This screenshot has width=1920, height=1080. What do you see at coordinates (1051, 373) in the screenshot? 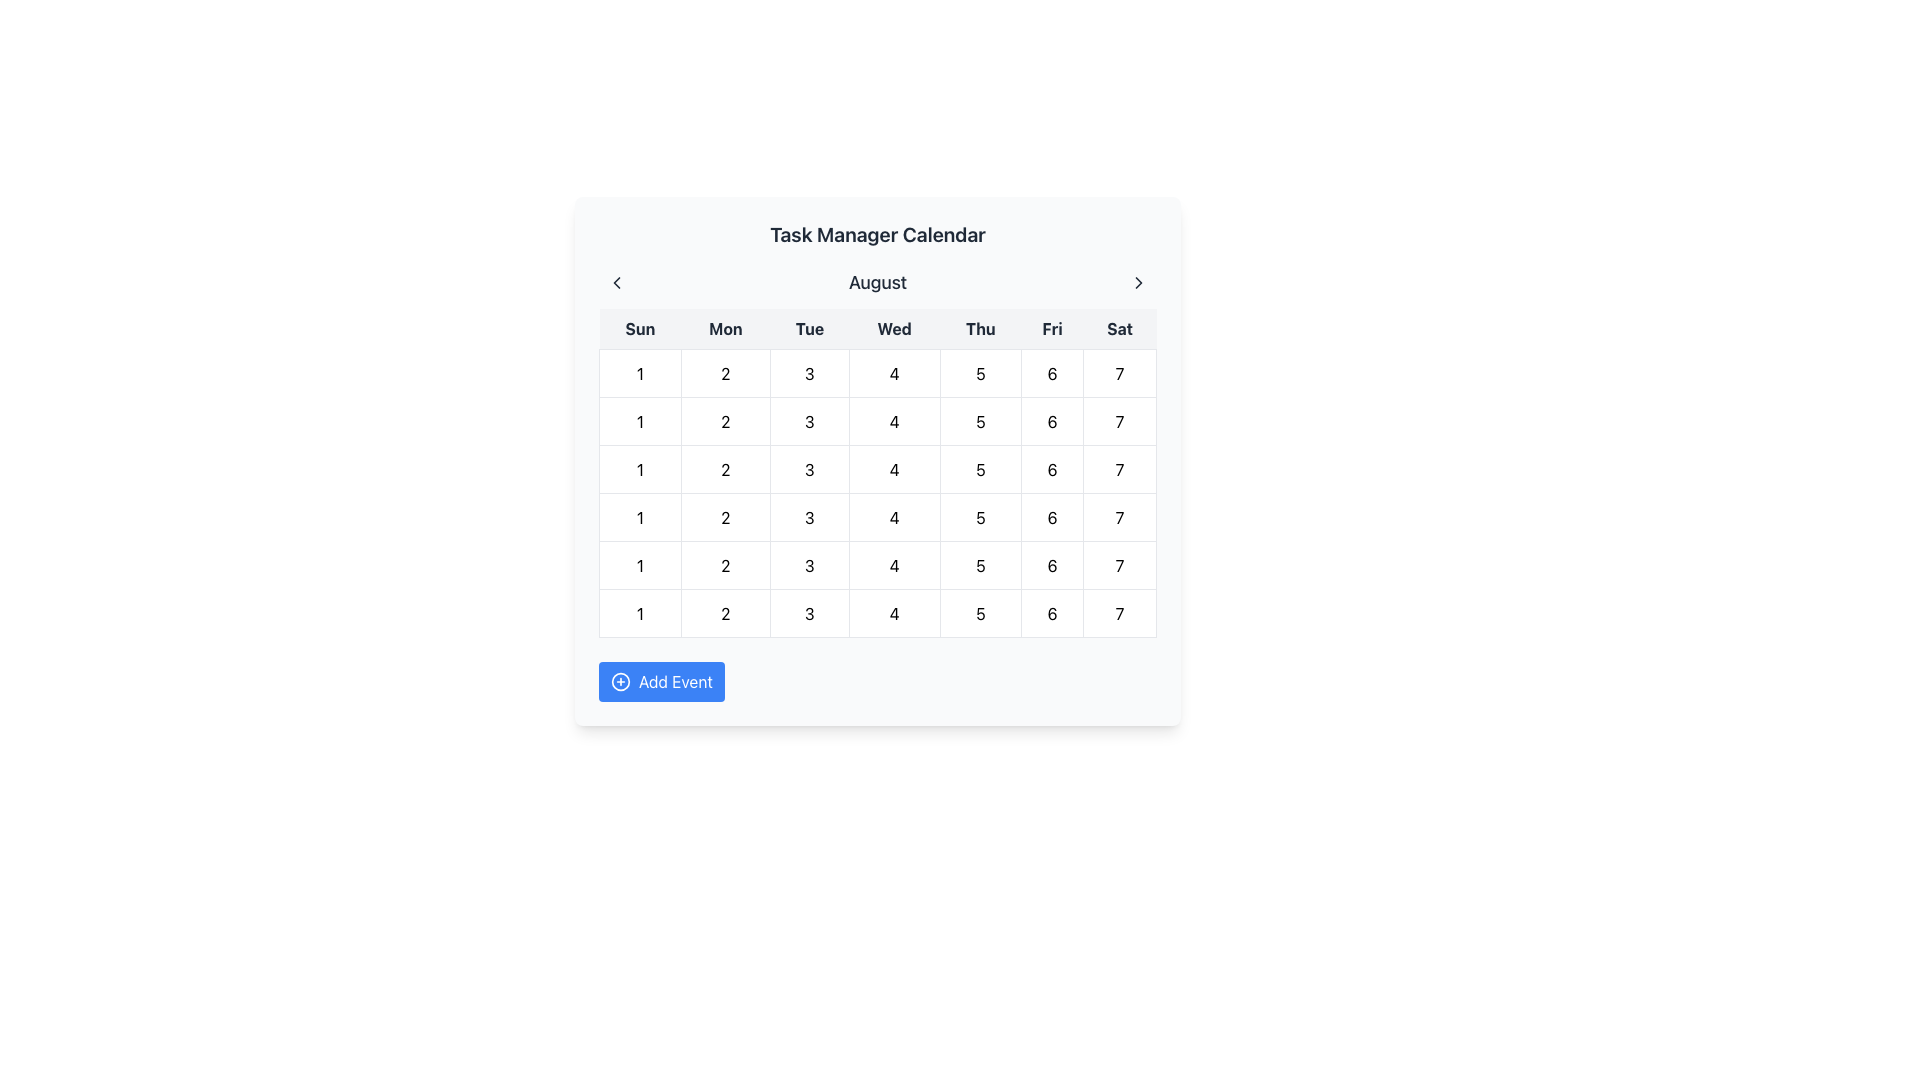
I see `the calendar grid cell representing the day in the fifth column of the first row` at bounding box center [1051, 373].